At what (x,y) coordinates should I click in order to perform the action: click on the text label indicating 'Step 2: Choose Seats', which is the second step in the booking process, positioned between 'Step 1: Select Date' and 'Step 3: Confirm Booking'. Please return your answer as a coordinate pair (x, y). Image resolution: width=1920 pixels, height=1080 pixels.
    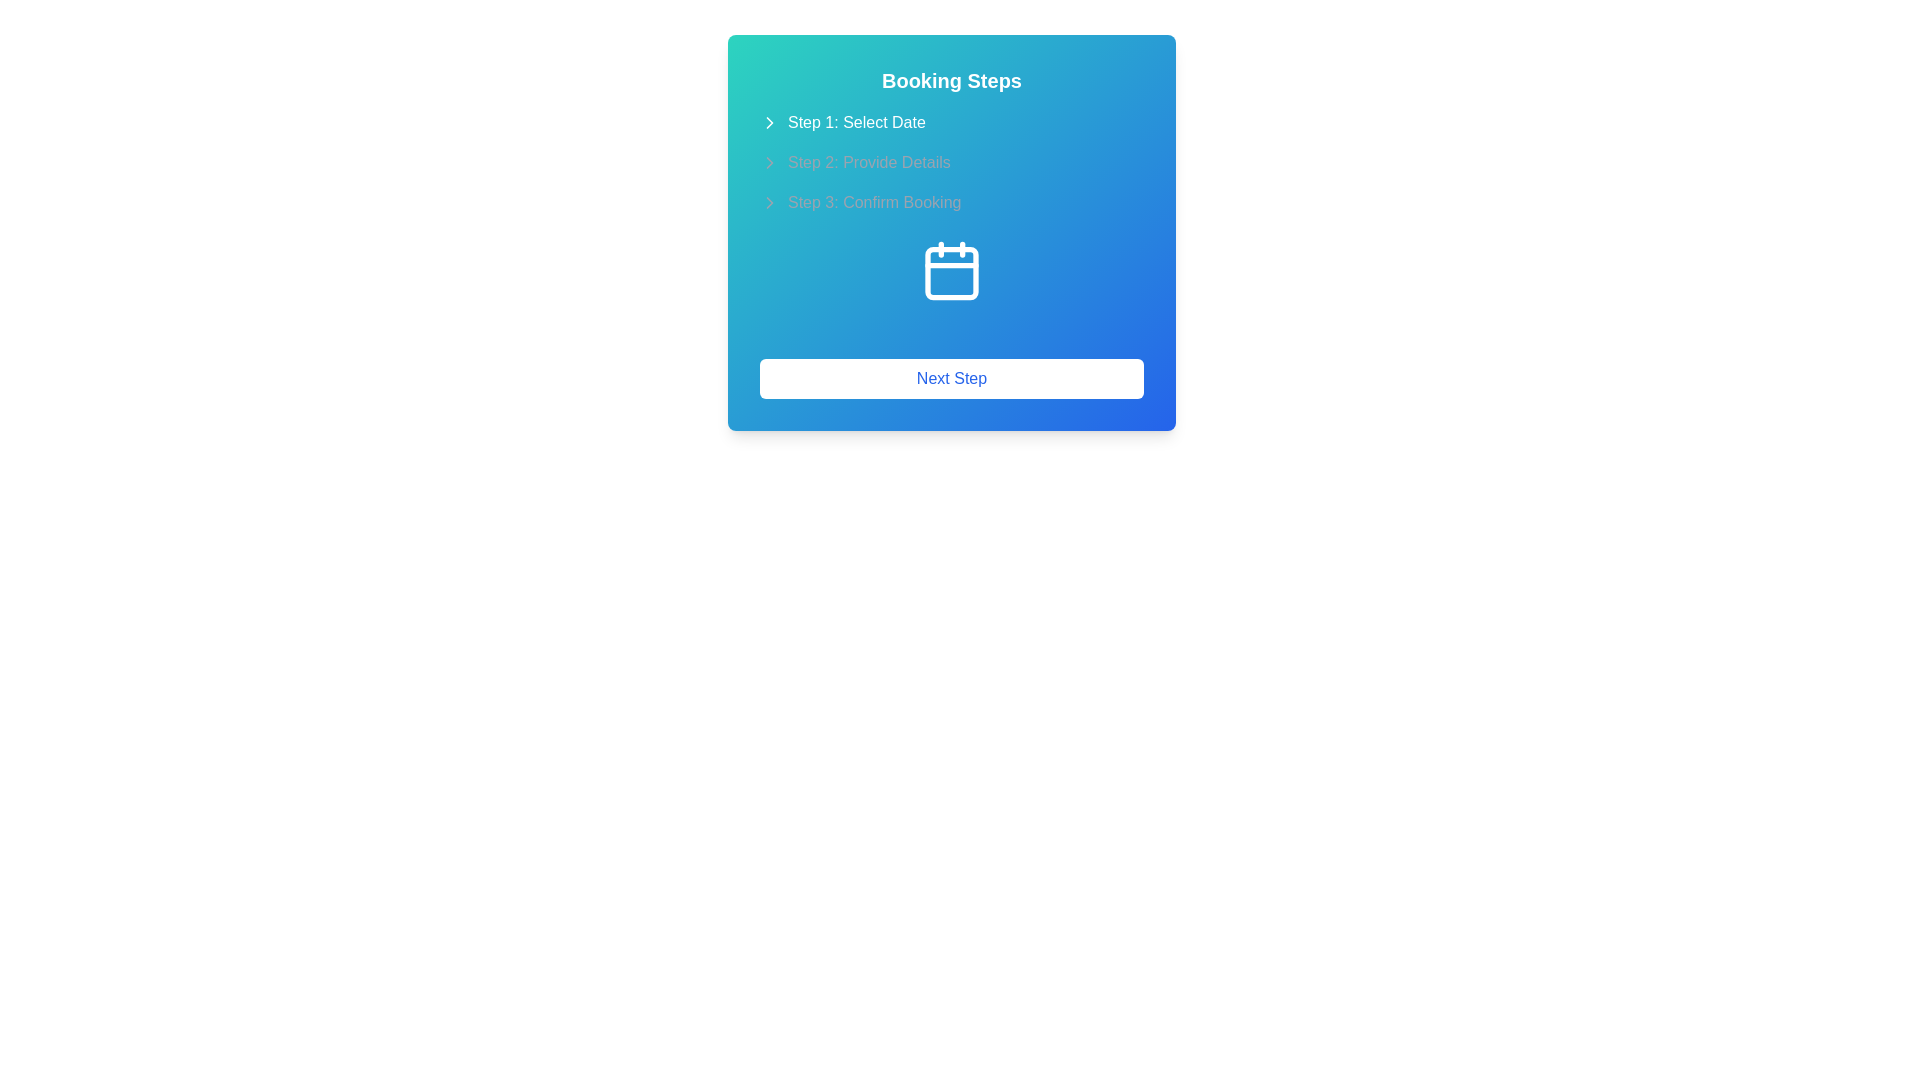
    Looking at the image, I should click on (869, 161).